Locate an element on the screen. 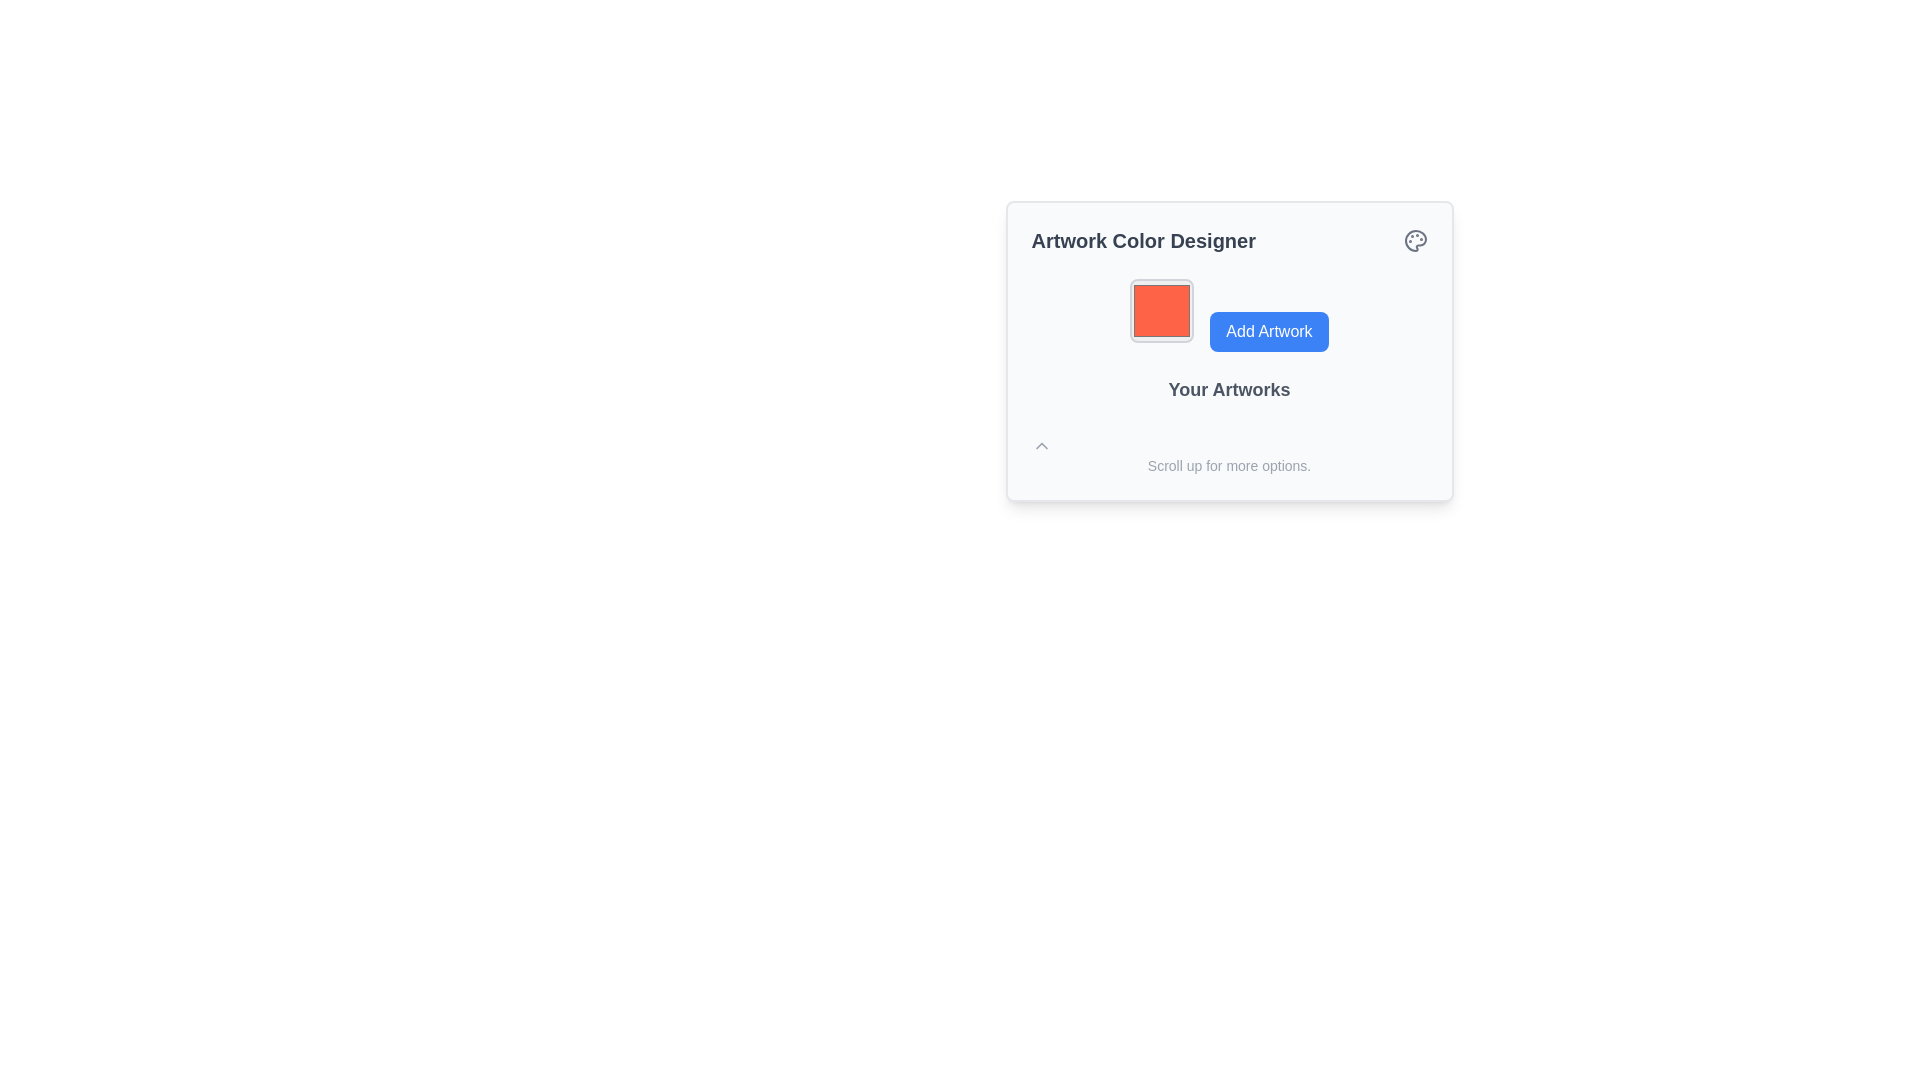  the decorative graphical icon located in the top-right corner of the 'Artwork Color Designer' card is located at coordinates (1414, 239).